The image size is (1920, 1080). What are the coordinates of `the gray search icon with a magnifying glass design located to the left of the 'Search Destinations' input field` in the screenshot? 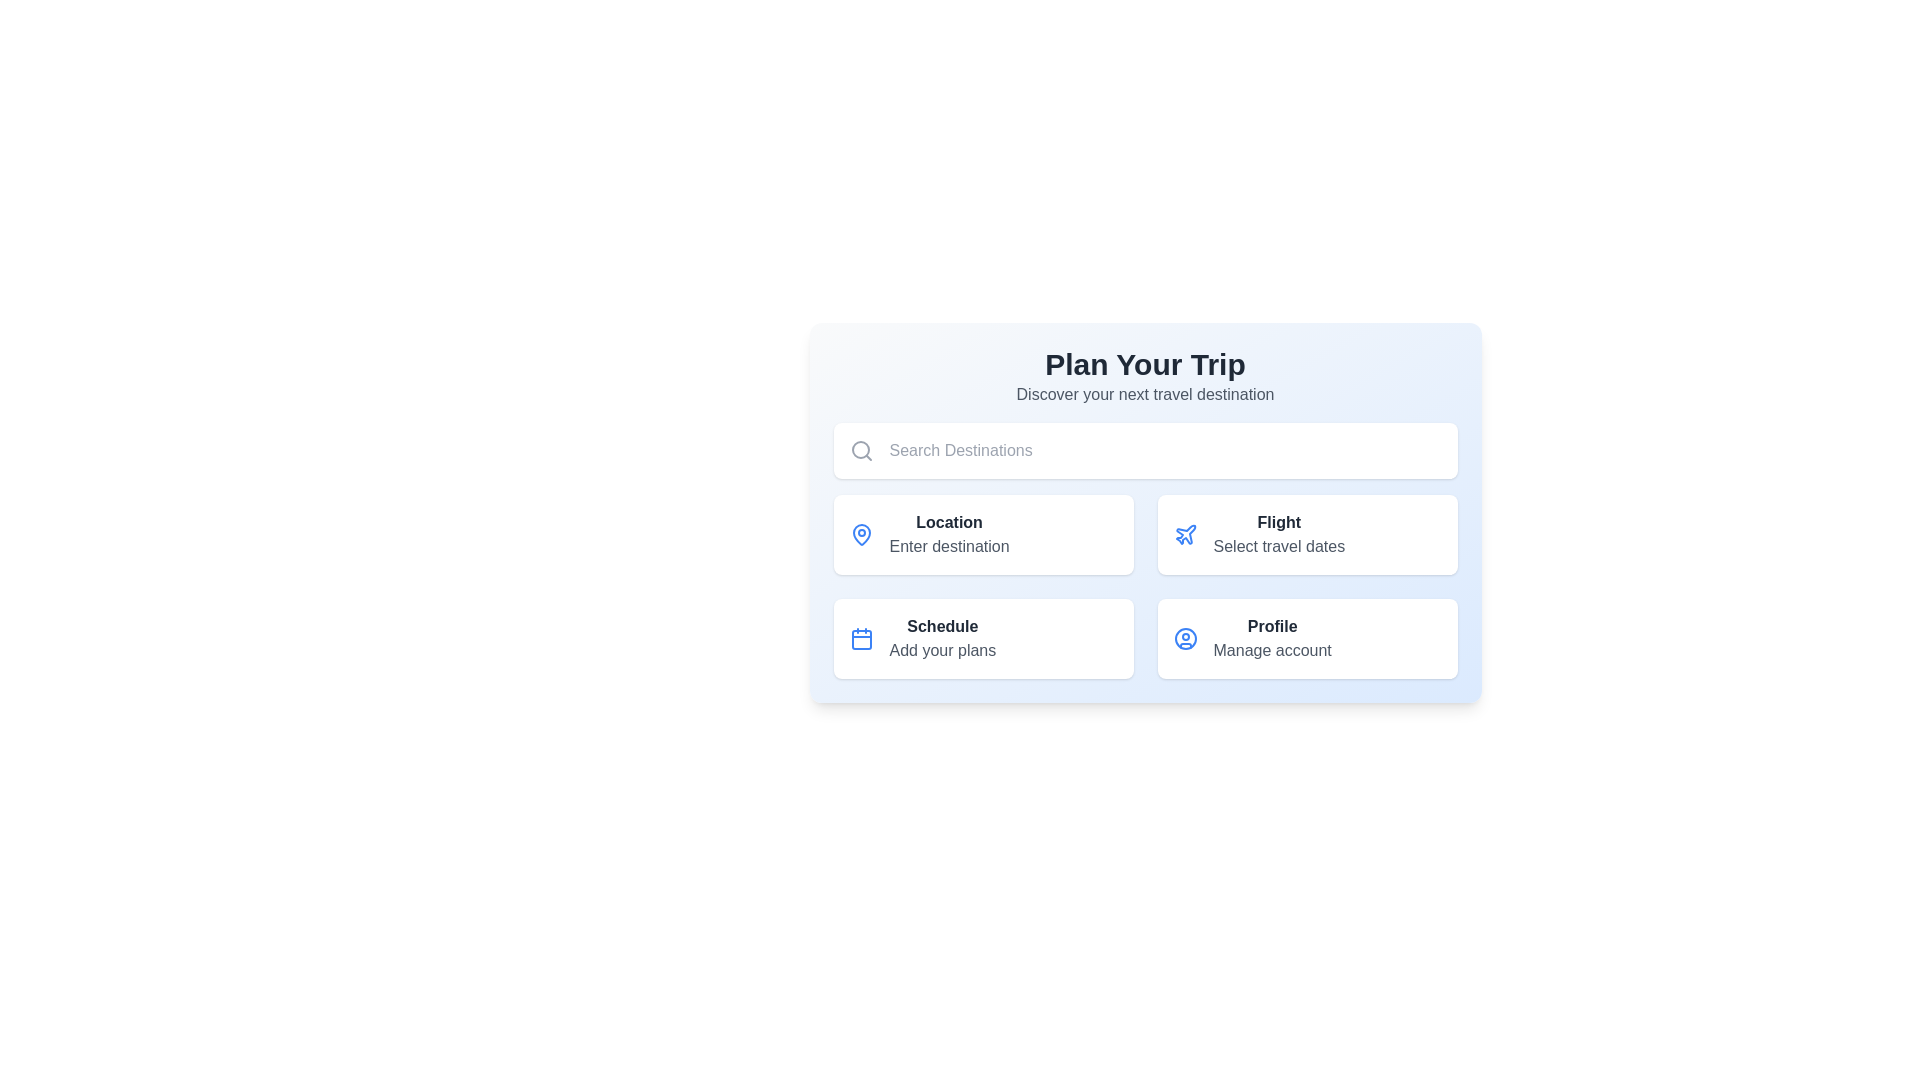 It's located at (861, 451).